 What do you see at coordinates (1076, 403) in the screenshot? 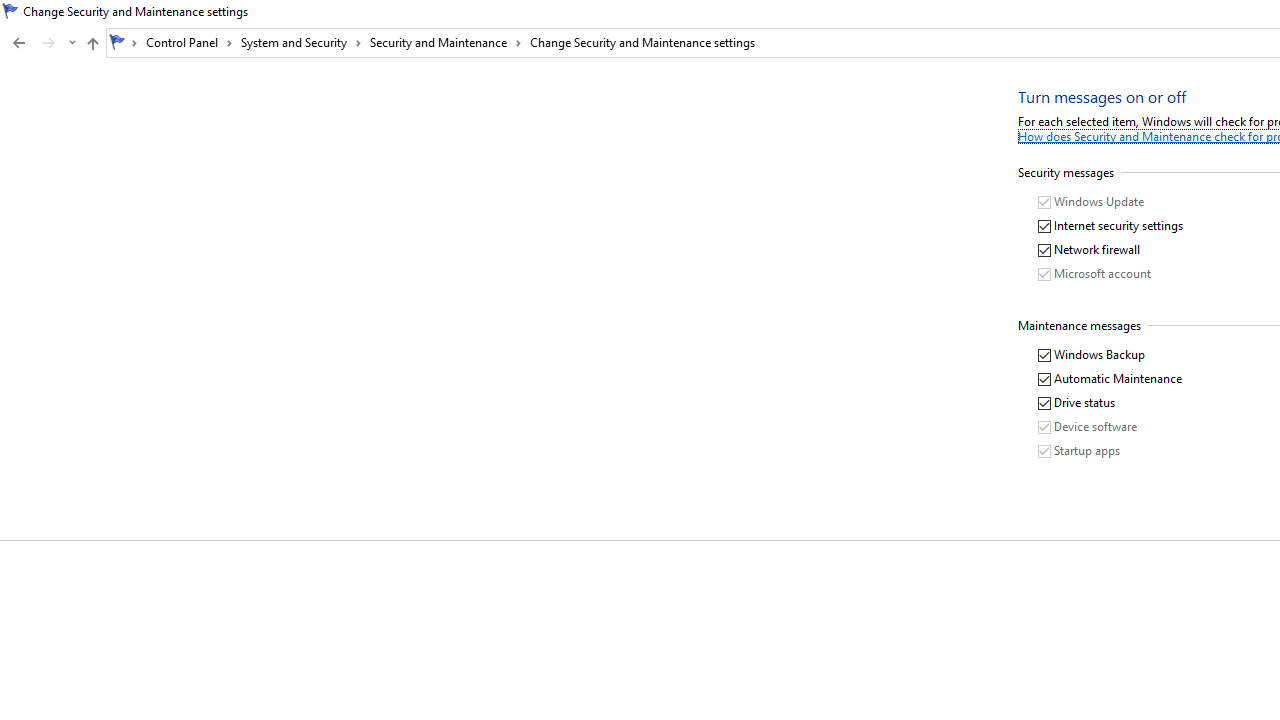
I see `'Drive status'` at bounding box center [1076, 403].